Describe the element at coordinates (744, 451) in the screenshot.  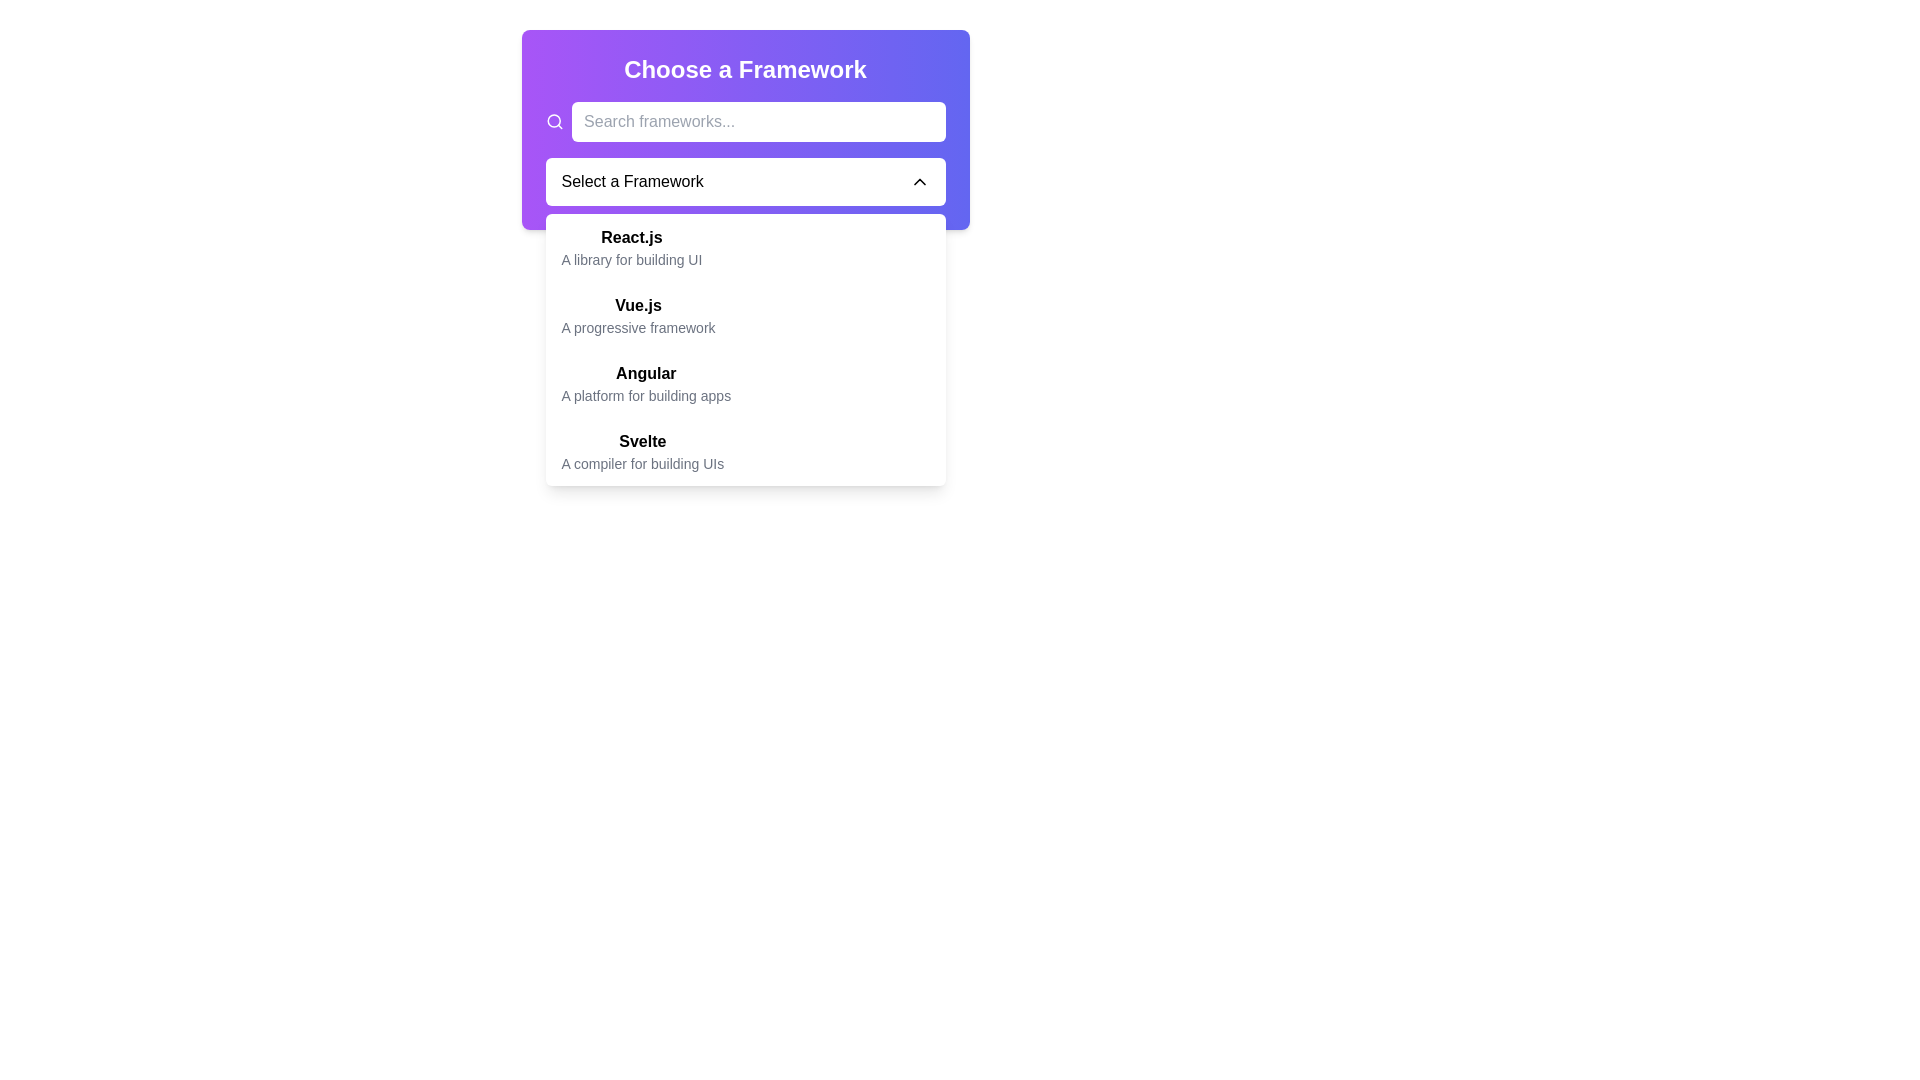
I see `the fourth item in the dropdown list` at that location.